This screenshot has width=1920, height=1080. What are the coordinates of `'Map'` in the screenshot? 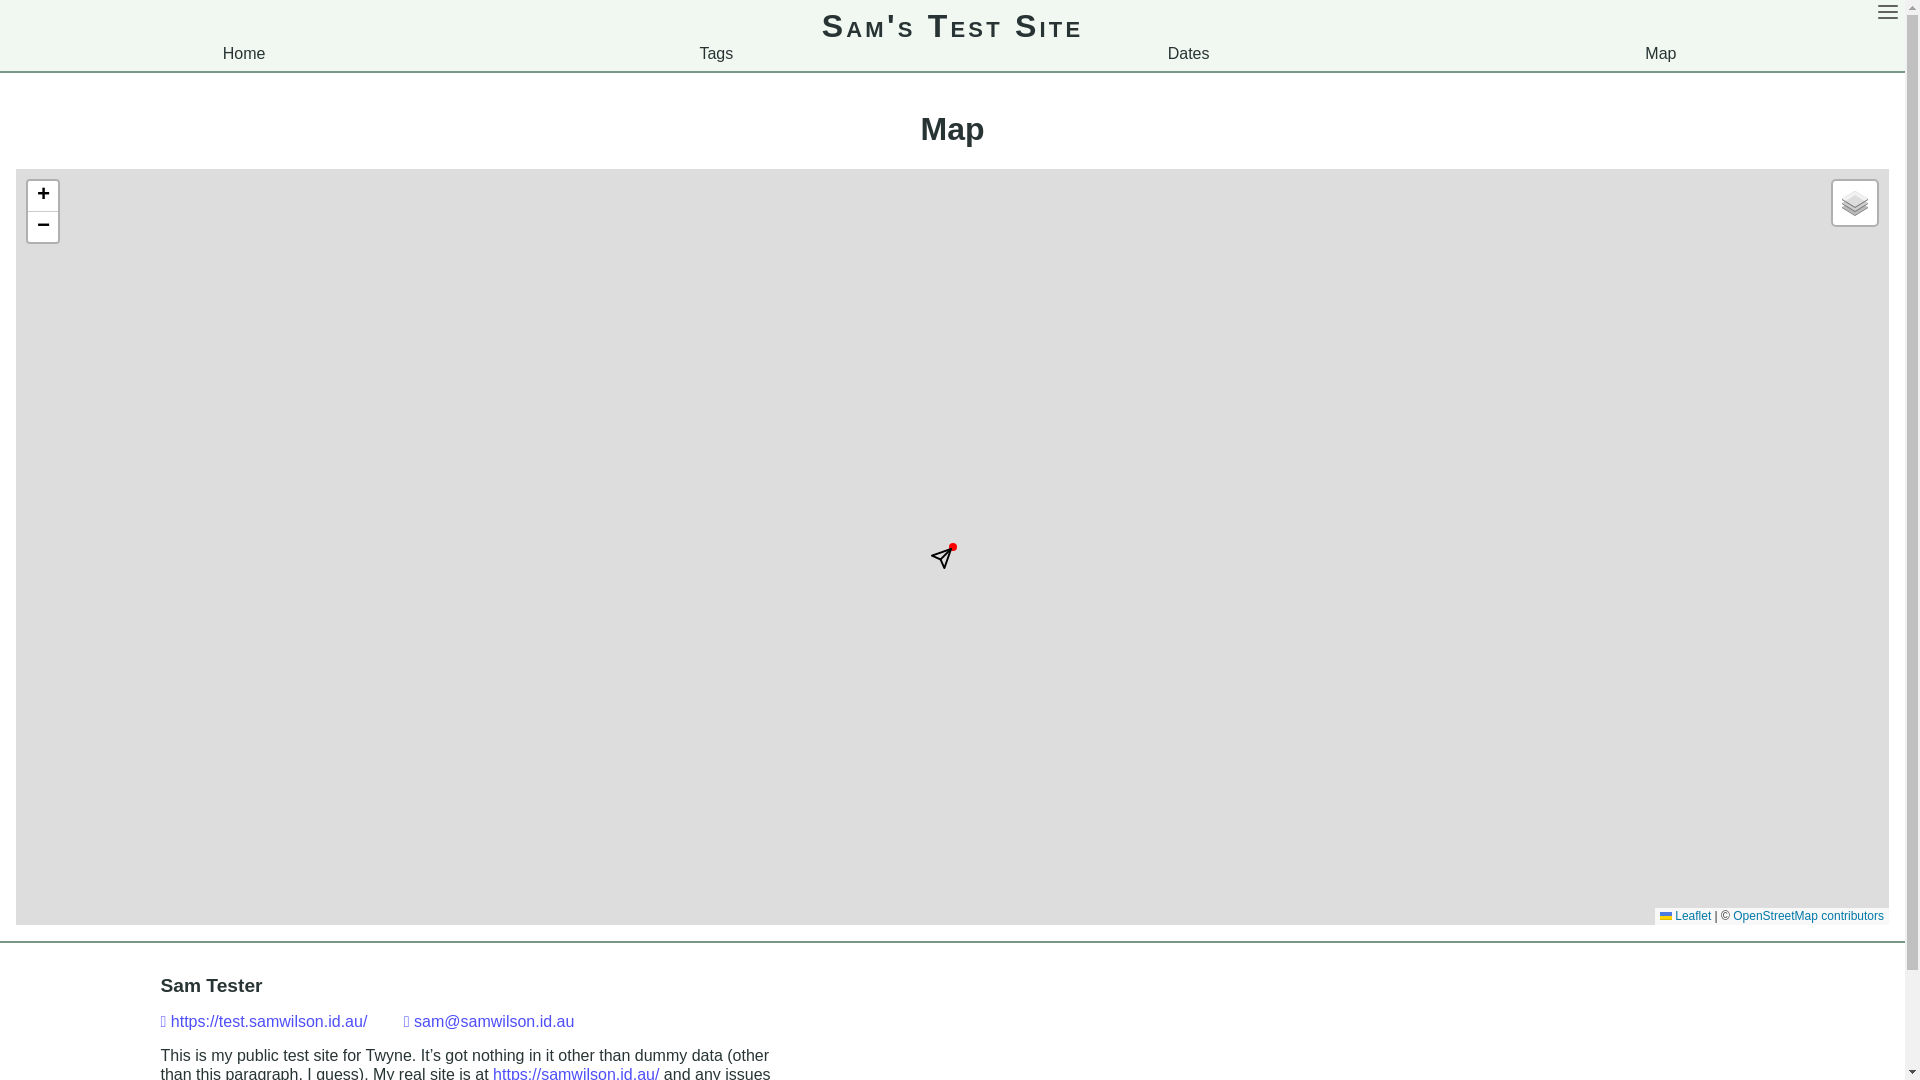 It's located at (1660, 52).